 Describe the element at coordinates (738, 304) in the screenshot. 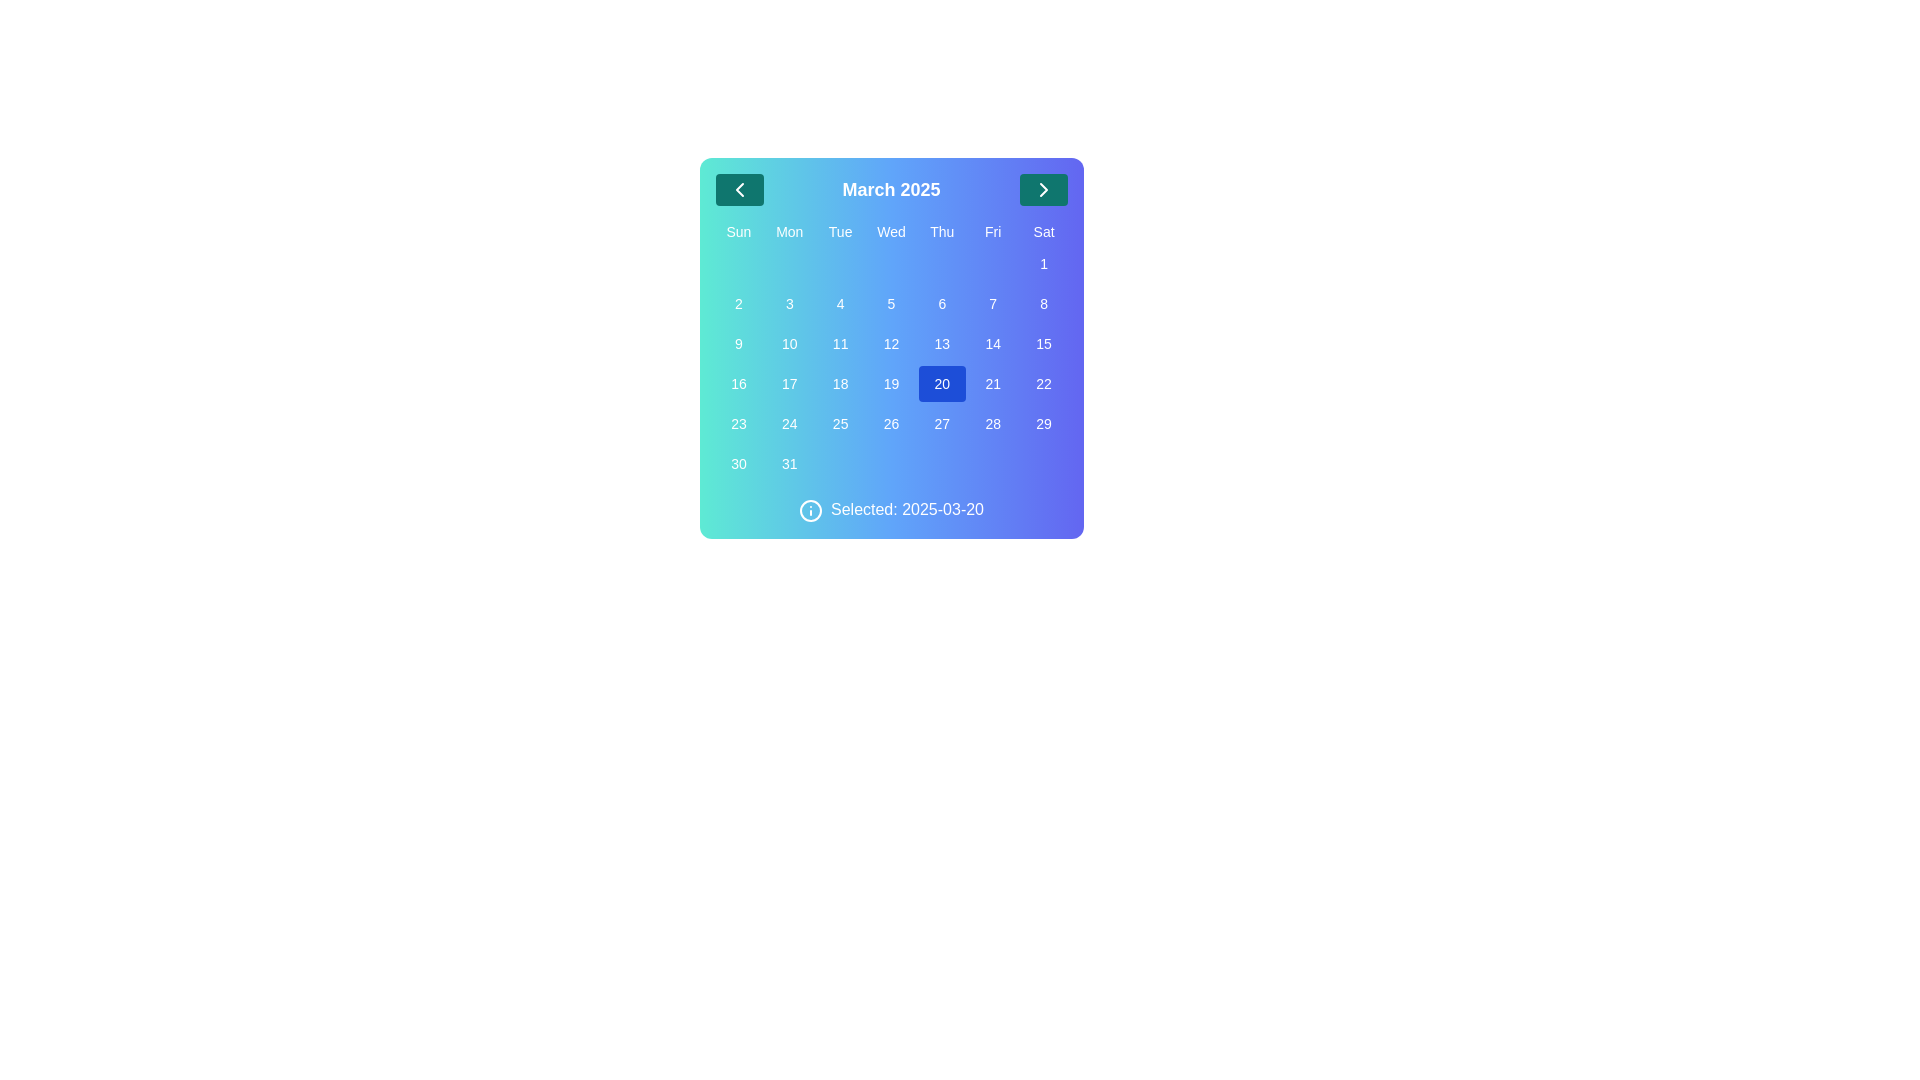

I see `the button representing the second day (Monday) of the month in the calendar grid` at that location.